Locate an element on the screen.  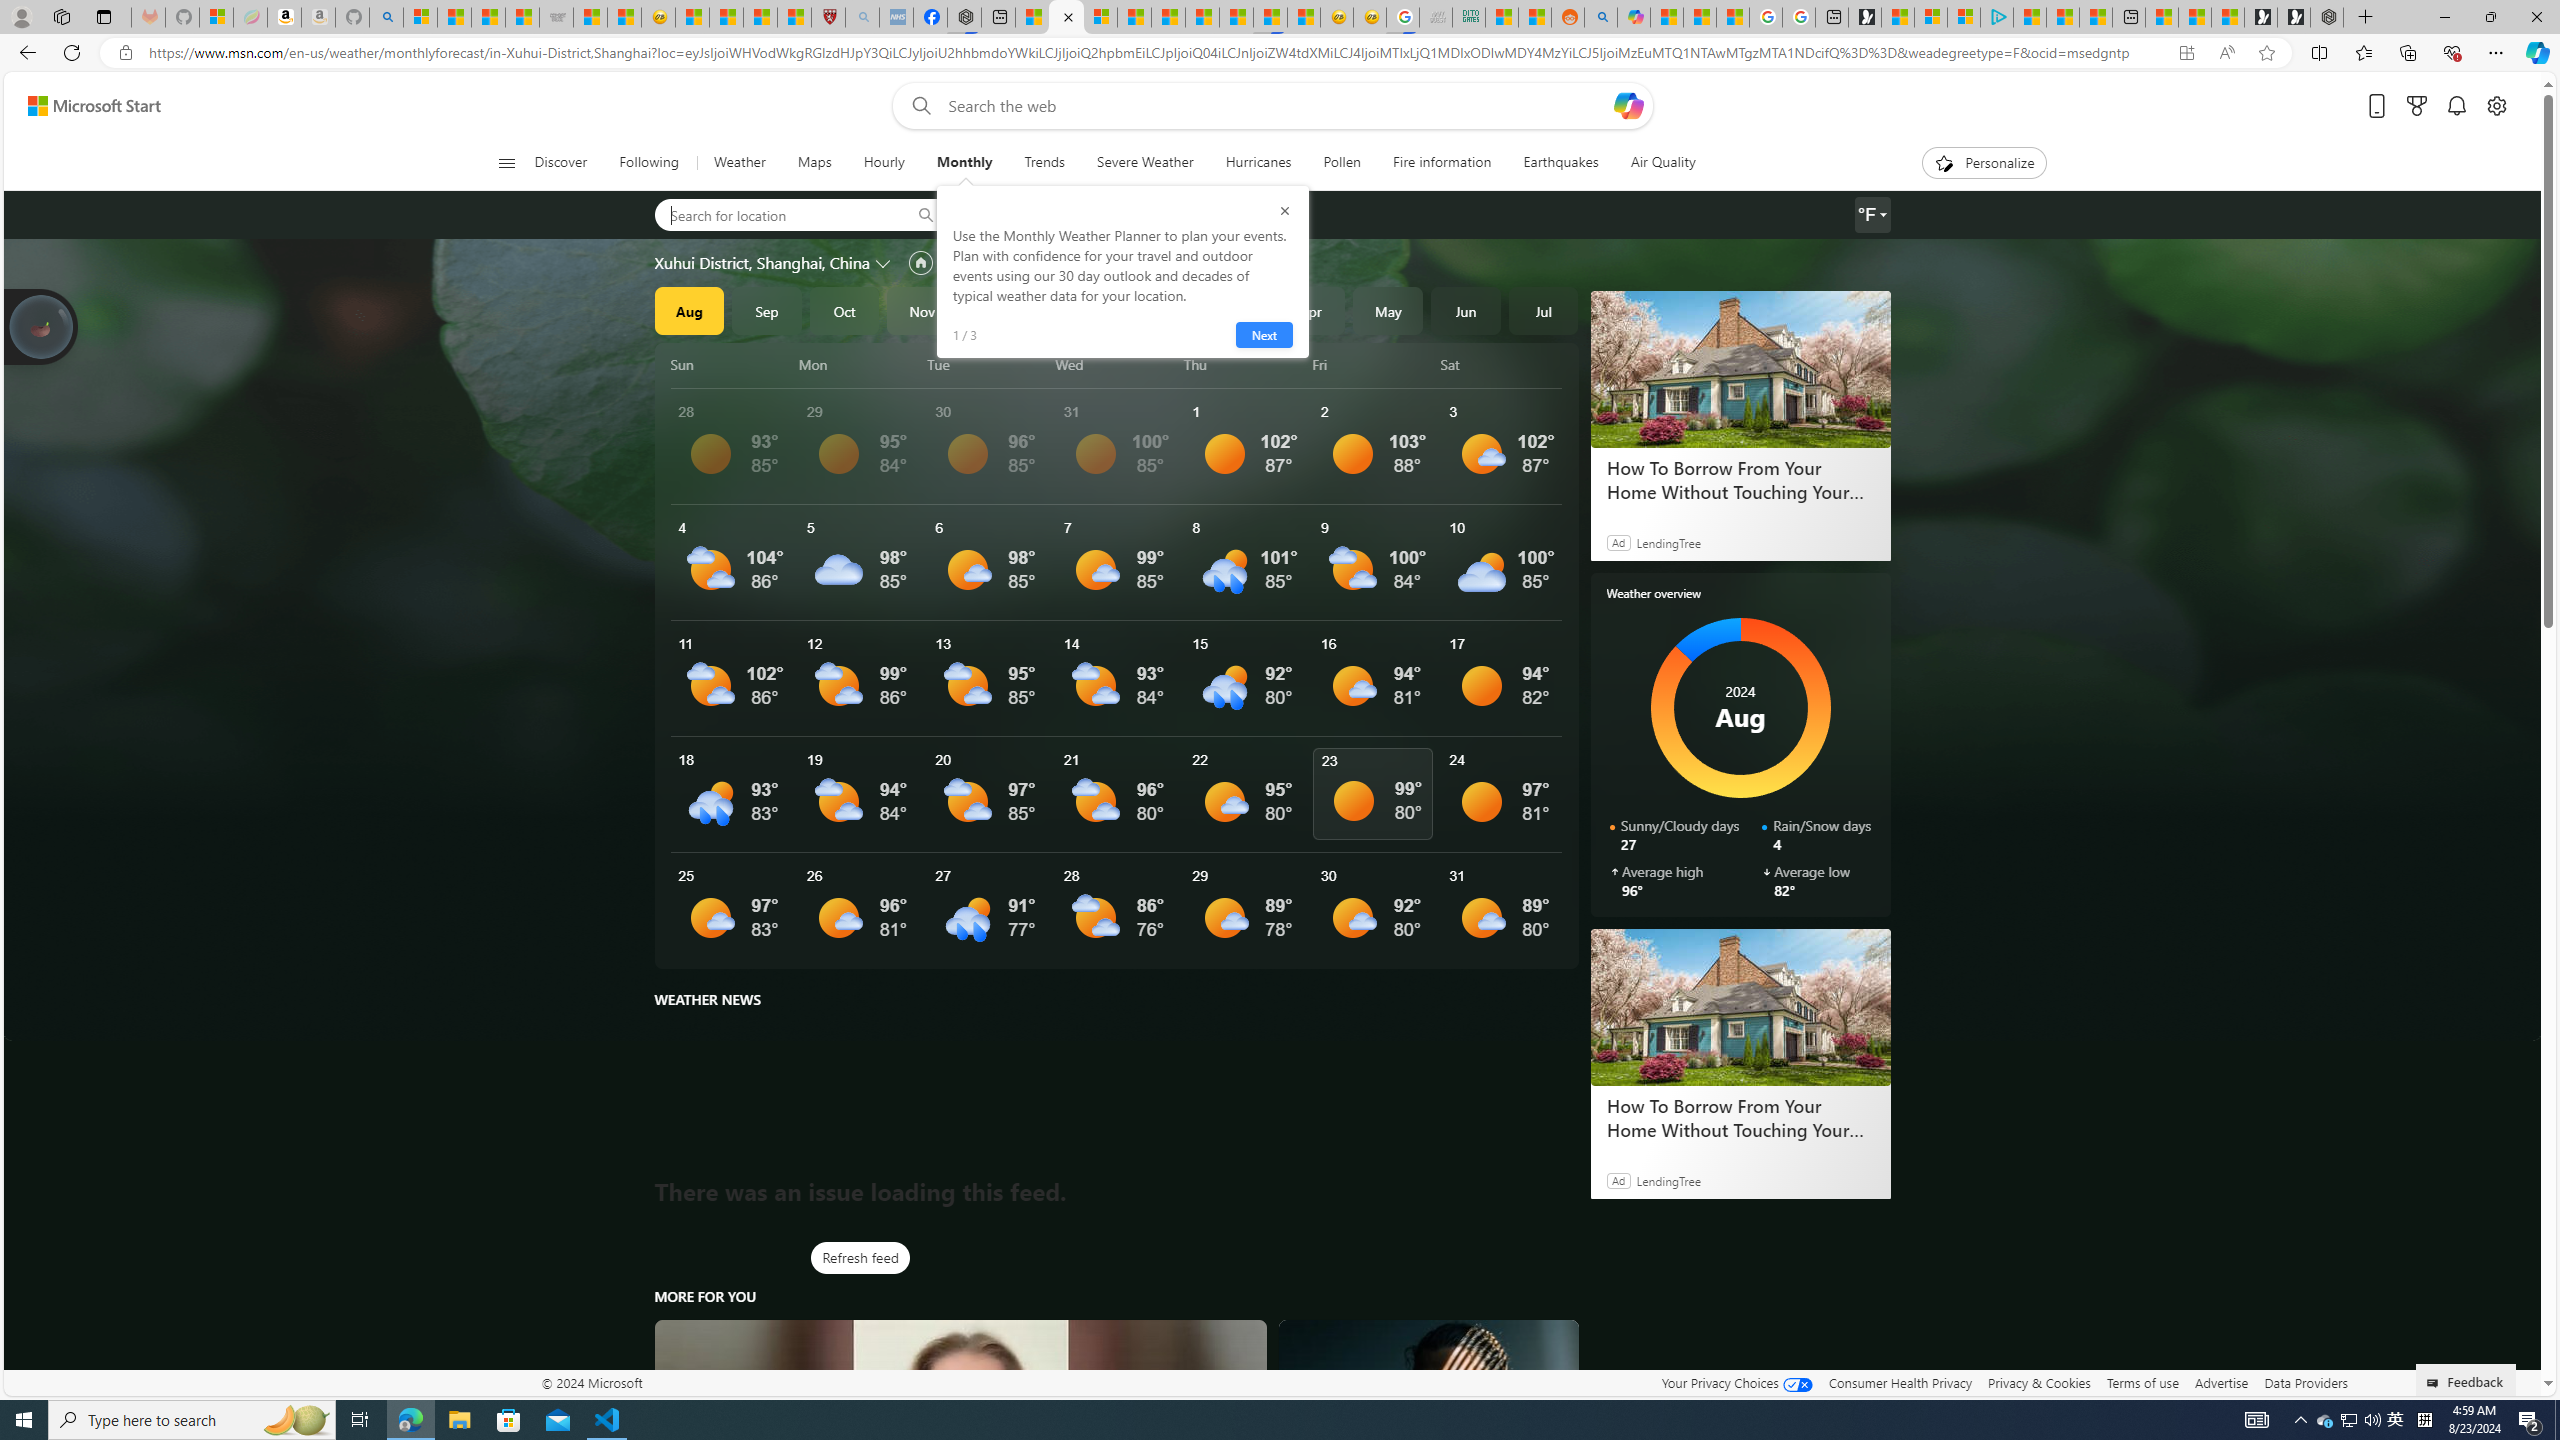
'Utah sues federal government - Search' is located at coordinates (1601, 16).